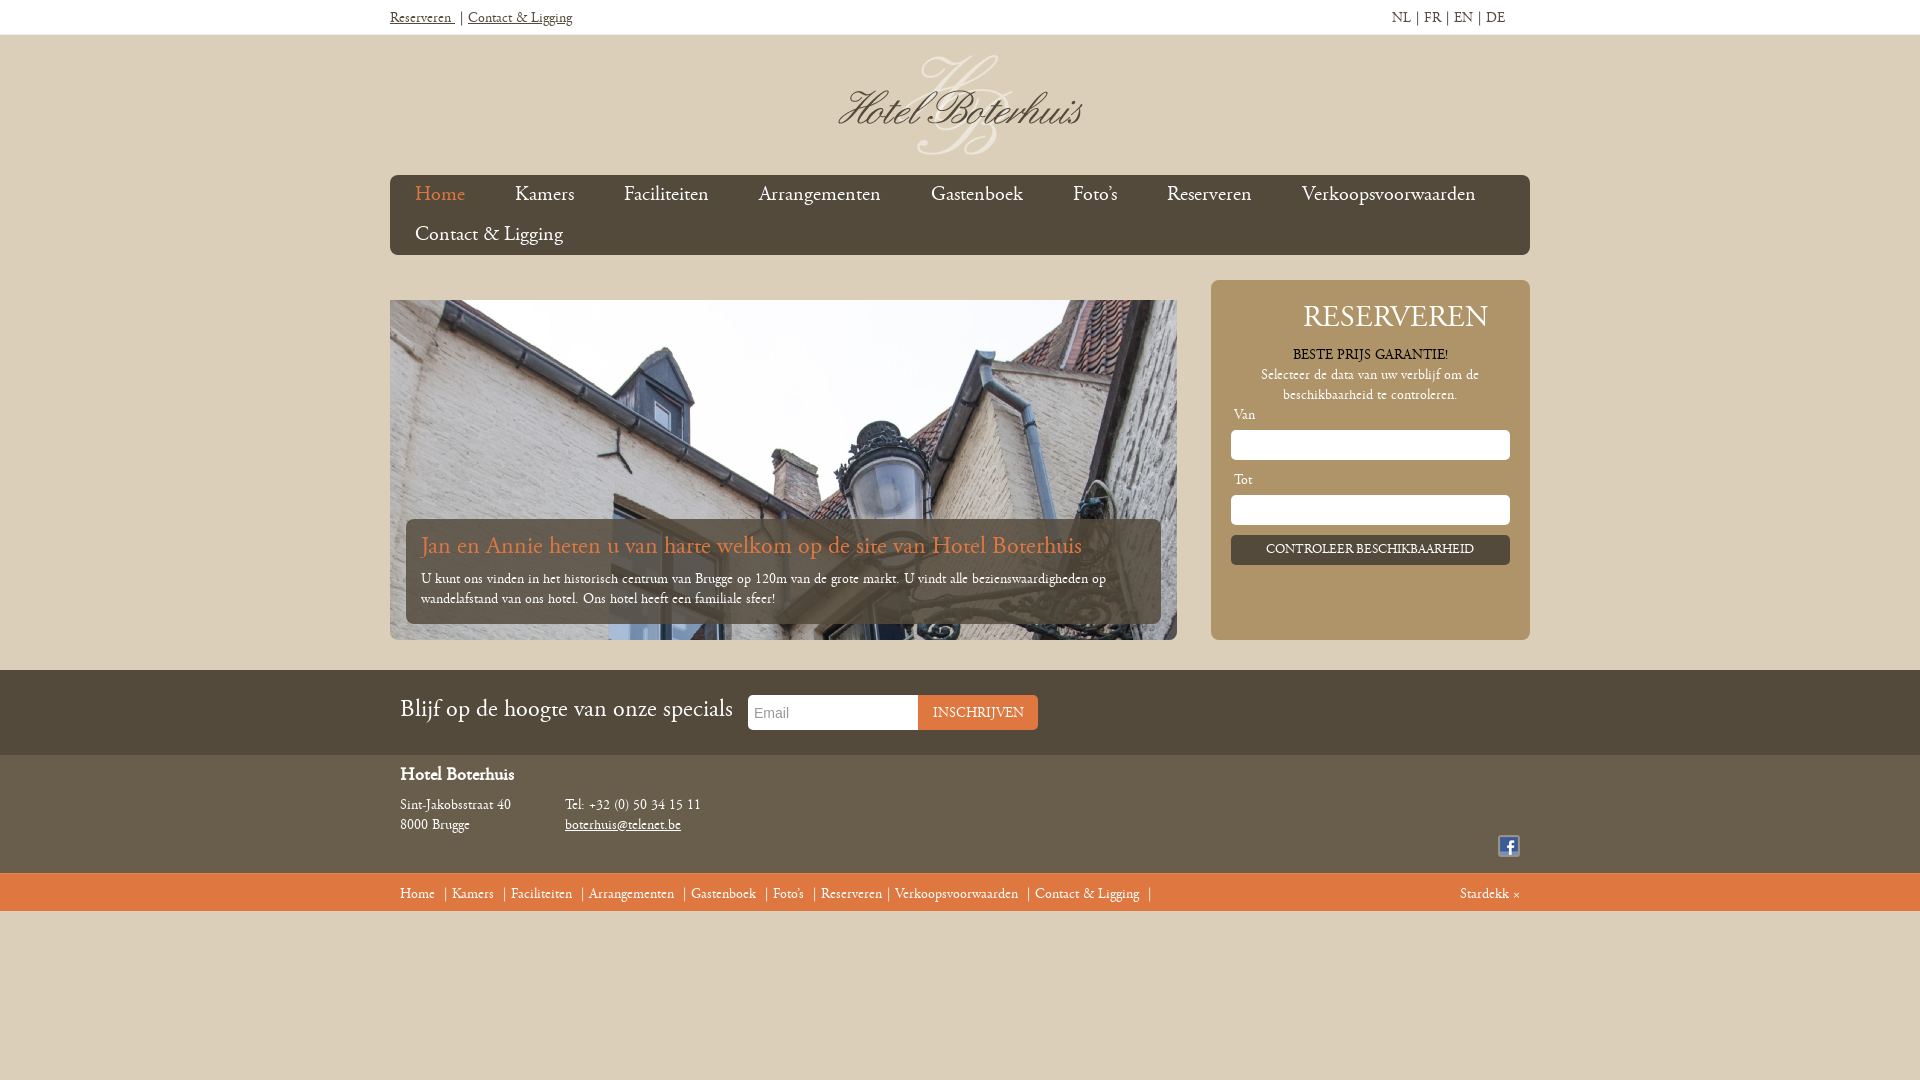 The width and height of the screenshot is (1920, 1080). Describe the element at coordinates (977, 195) in the screenshot. I see `'Gastenboek'` at that location.